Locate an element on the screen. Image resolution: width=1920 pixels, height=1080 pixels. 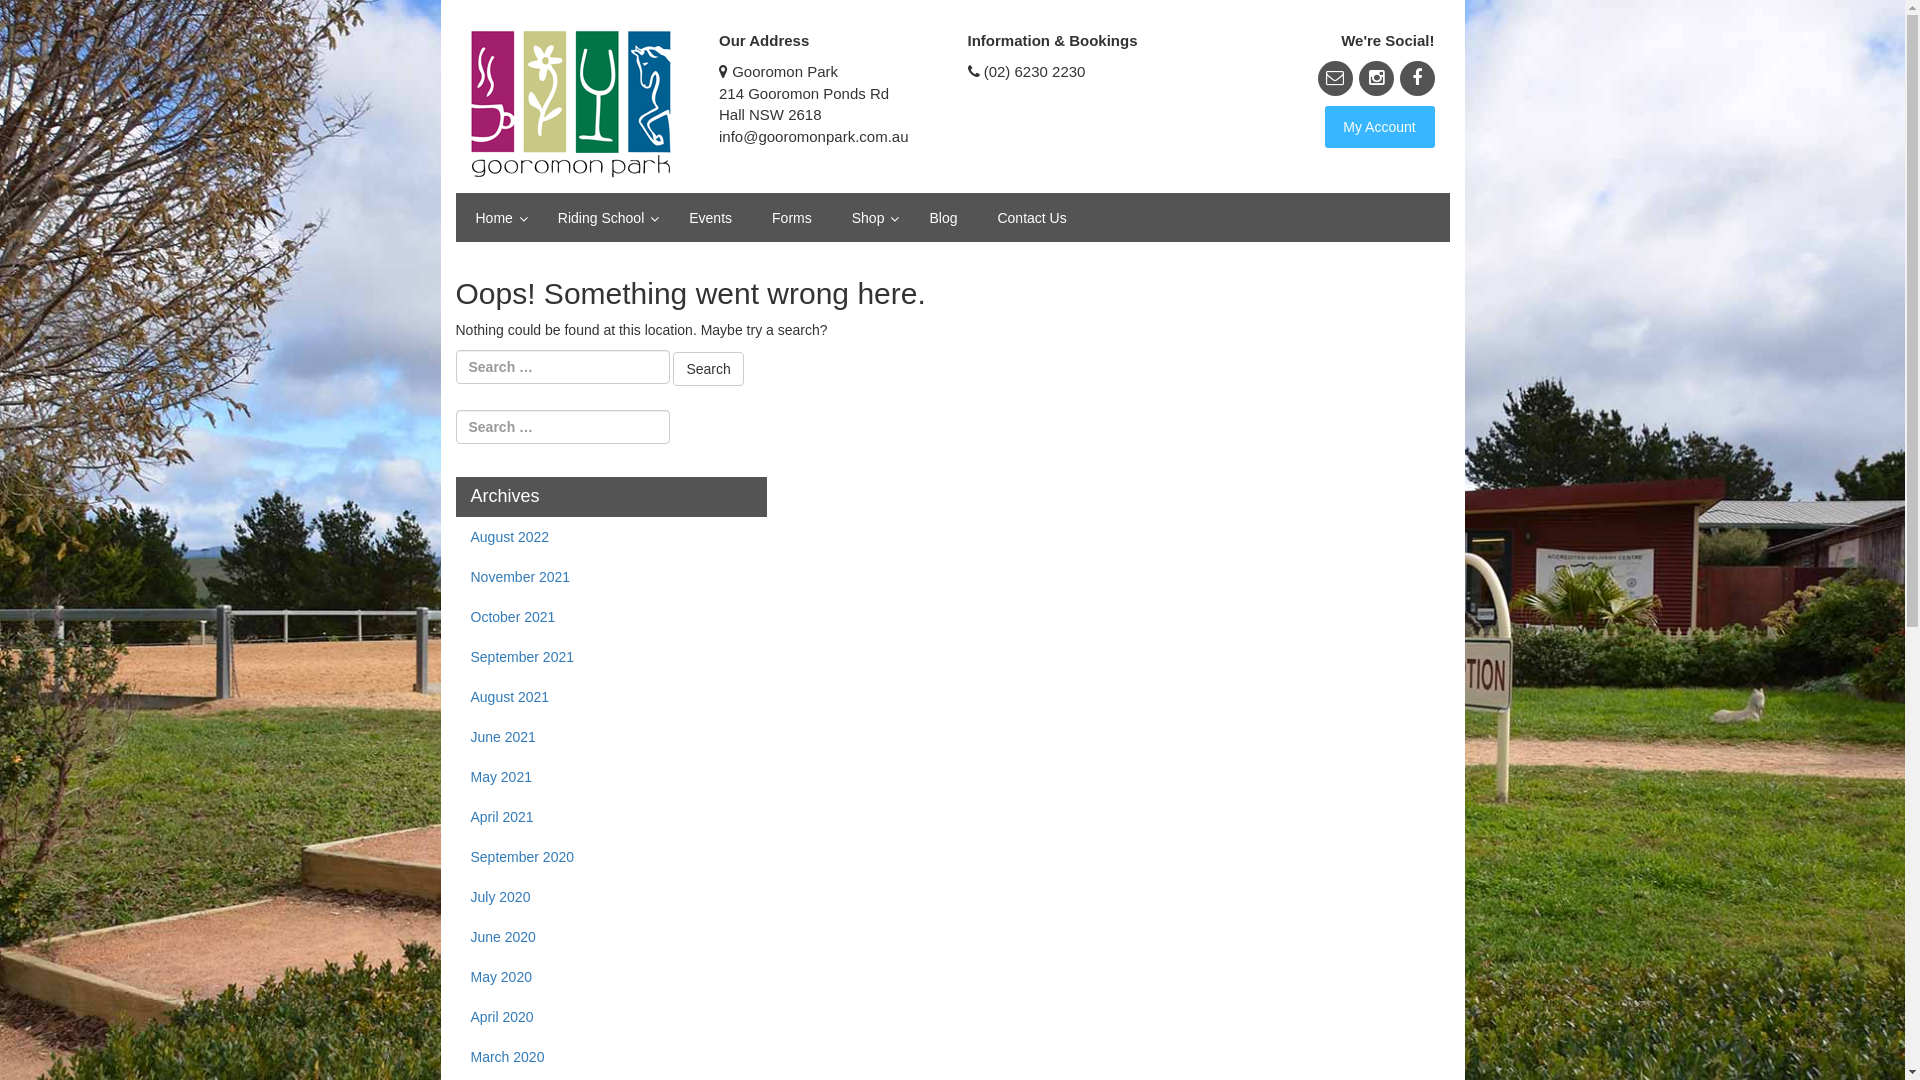
'My Account' is located at coordinates (1377, 127).